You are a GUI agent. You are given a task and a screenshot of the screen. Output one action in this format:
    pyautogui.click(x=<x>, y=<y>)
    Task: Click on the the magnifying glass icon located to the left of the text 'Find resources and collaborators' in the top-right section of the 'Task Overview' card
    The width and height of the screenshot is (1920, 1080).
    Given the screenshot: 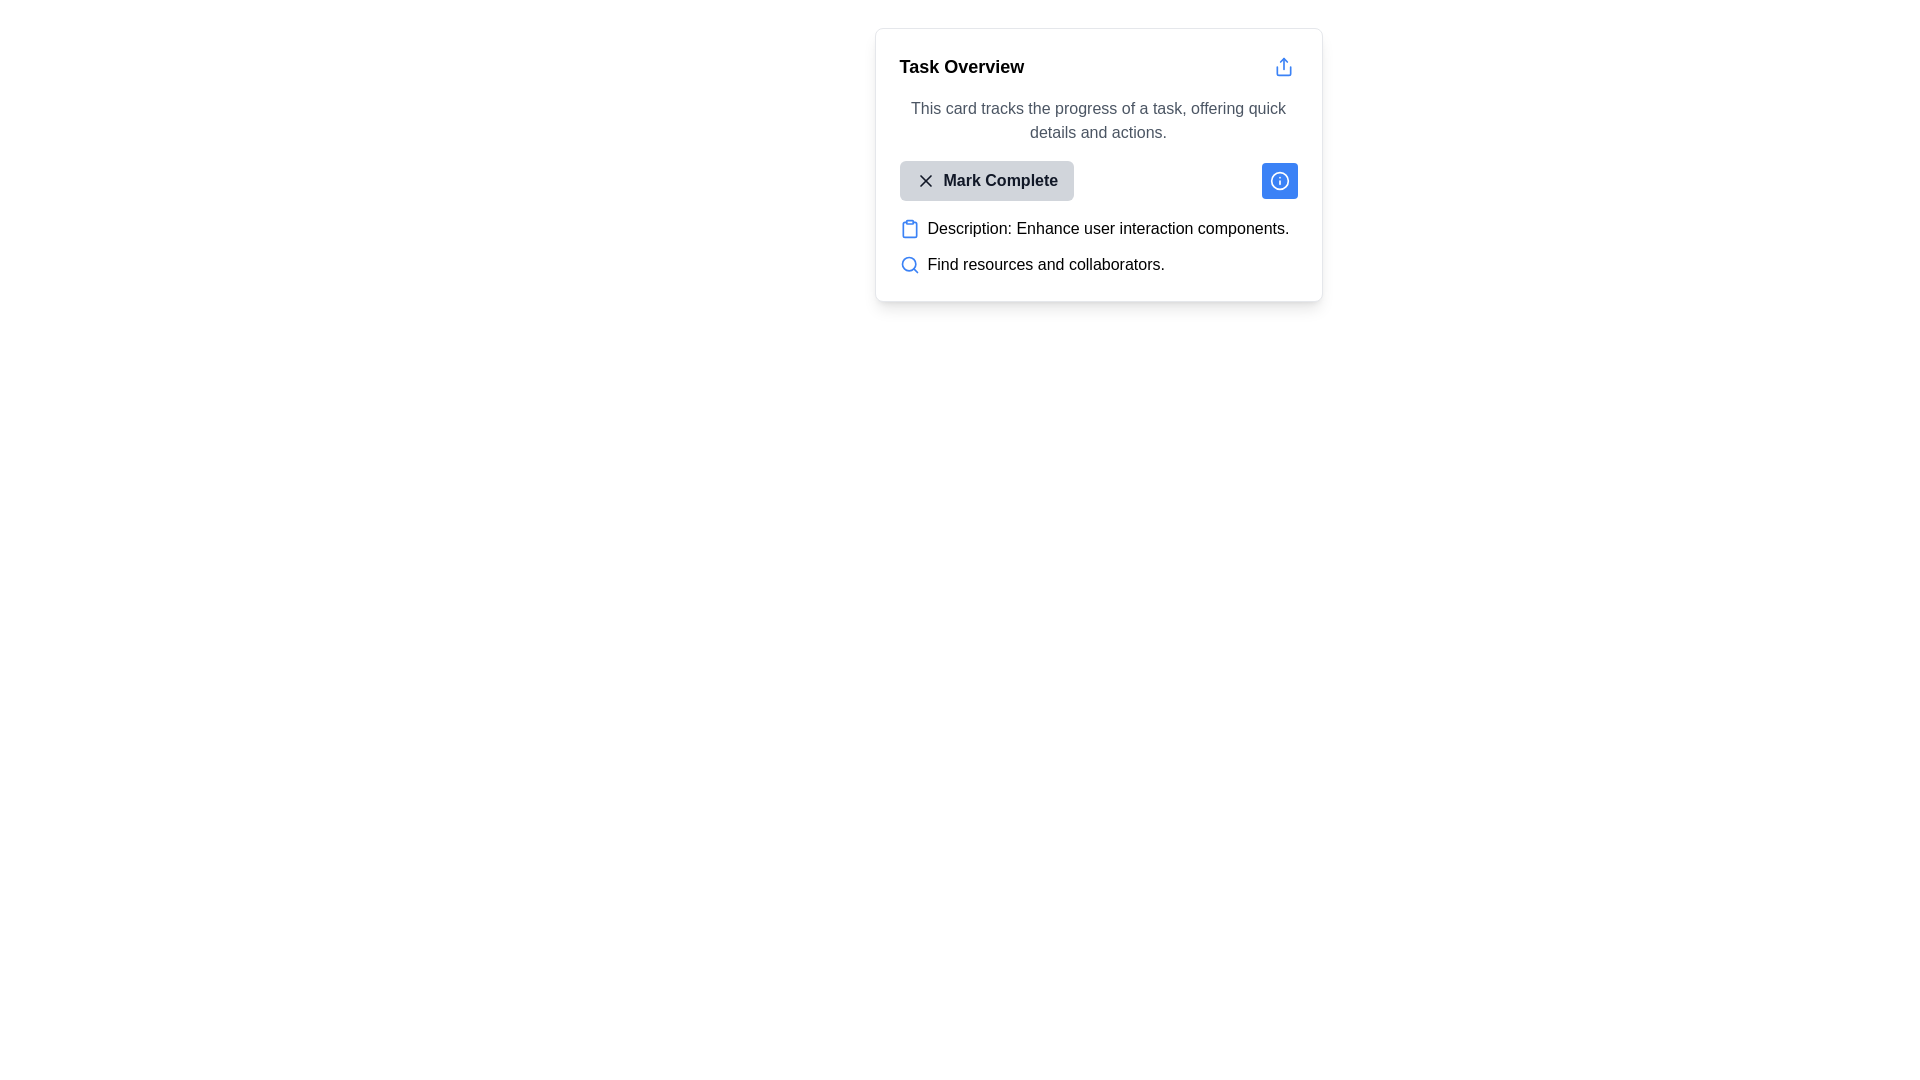 What is the action you would take?
    pyautogui.click(x=908, y=264)
    